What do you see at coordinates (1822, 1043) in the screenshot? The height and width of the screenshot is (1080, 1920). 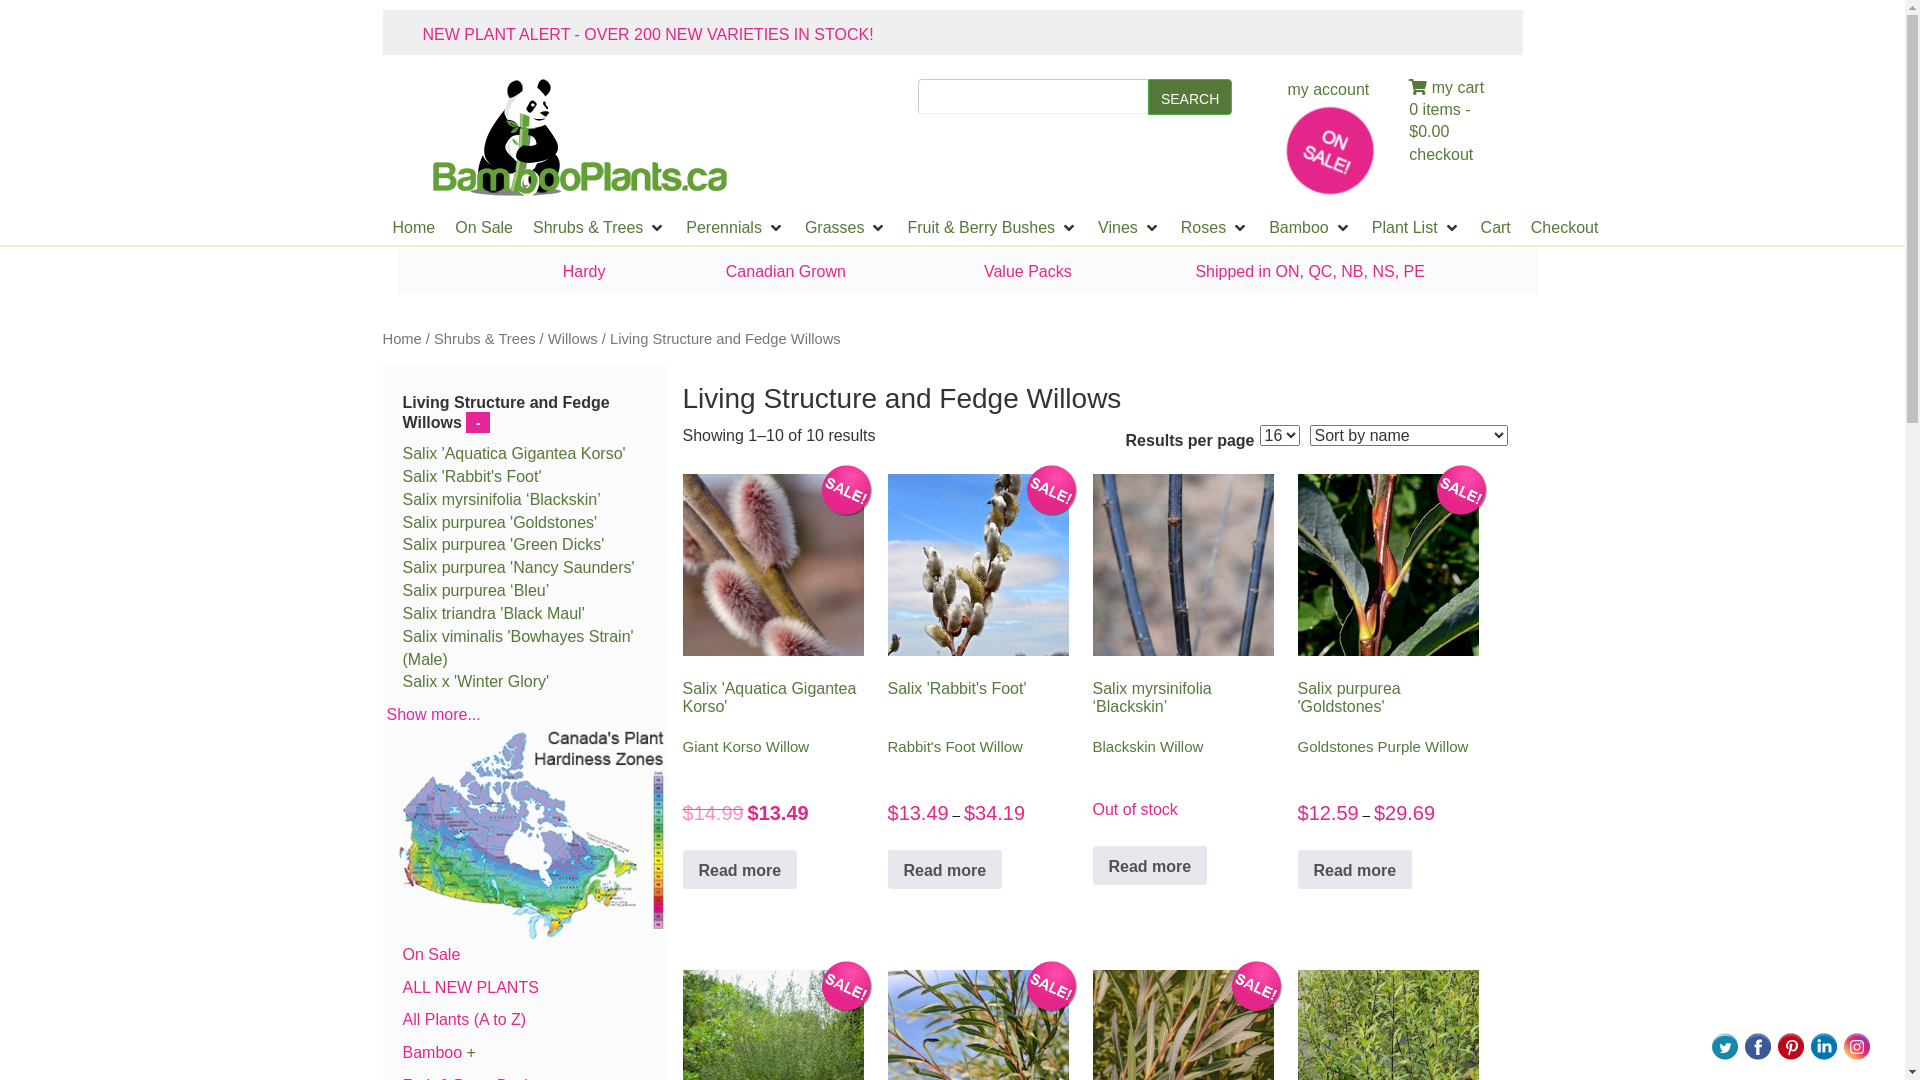 I see `'Visit Us On Linkedin'` at bounding box center [1822, 1043].